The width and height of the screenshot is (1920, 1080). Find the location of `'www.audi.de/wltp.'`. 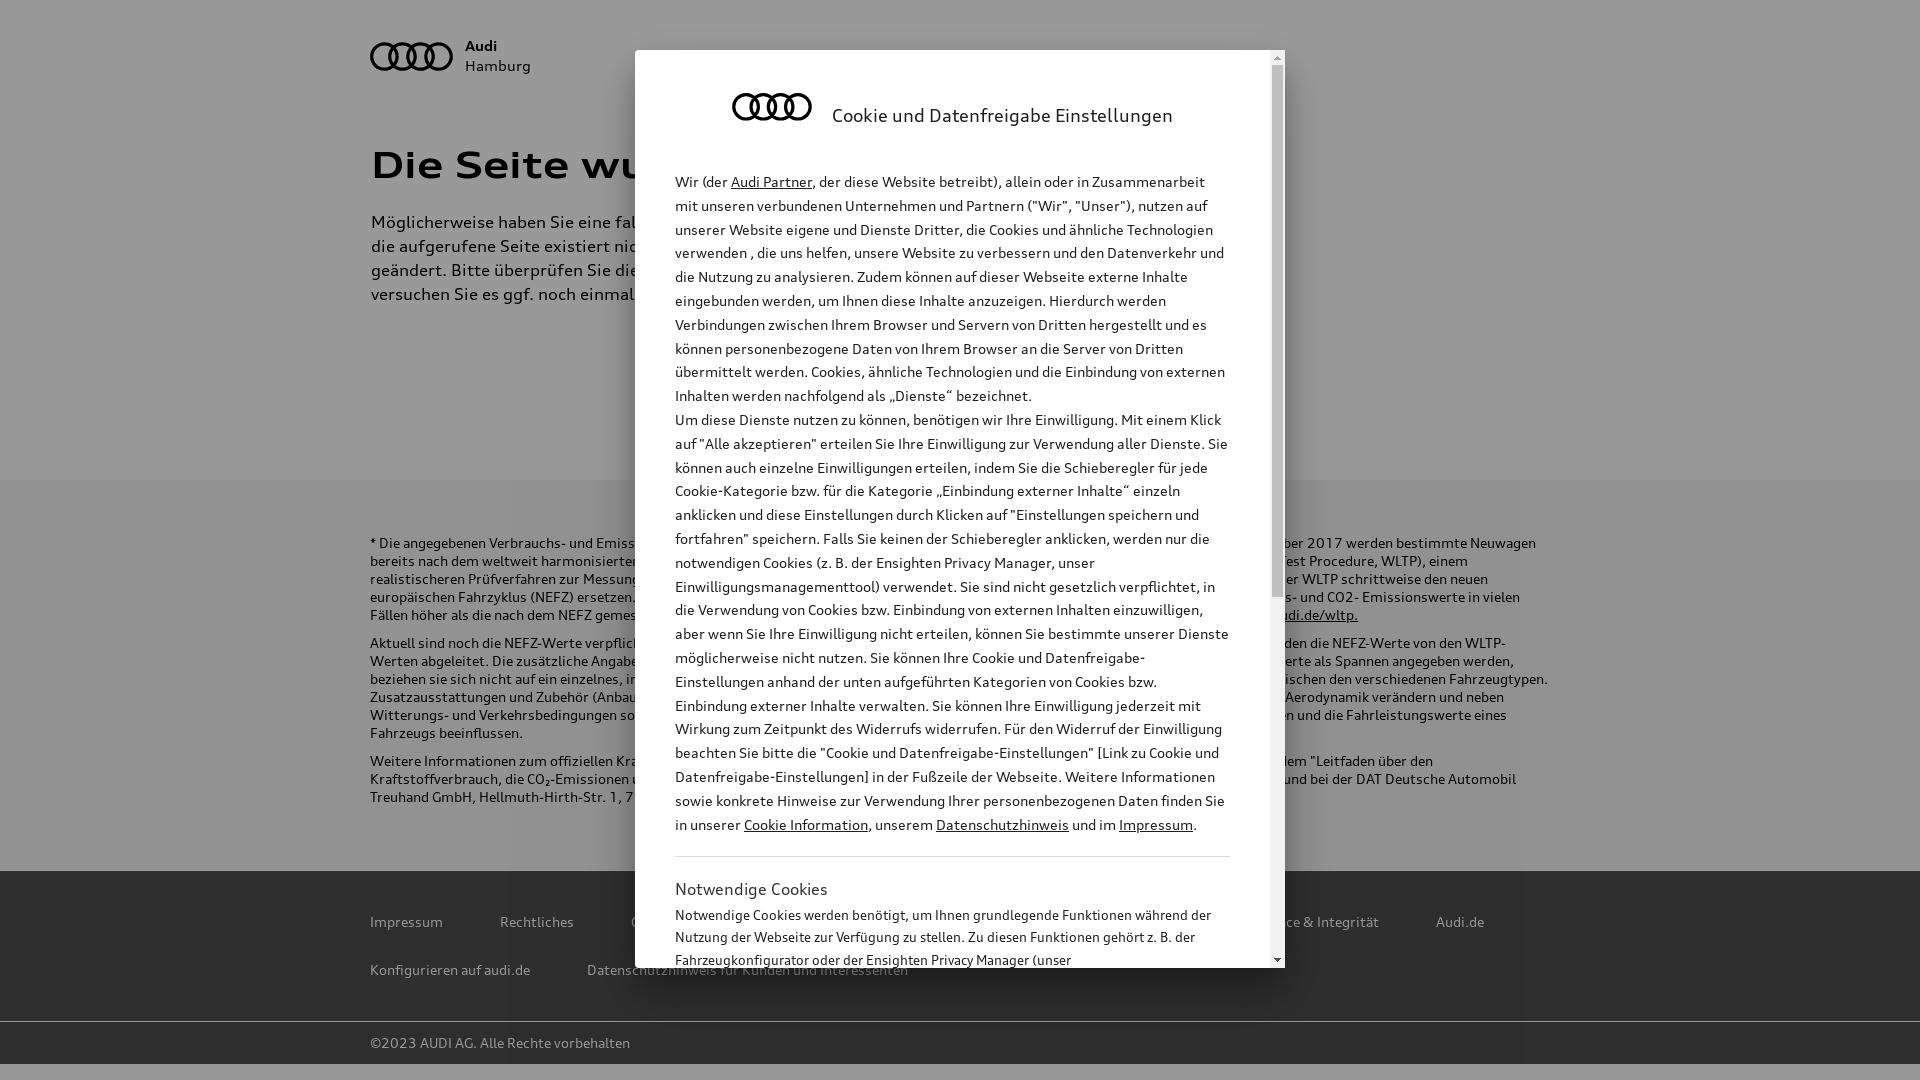

'www.audi.de/wltp.' is located at coordinates (1297, 613).